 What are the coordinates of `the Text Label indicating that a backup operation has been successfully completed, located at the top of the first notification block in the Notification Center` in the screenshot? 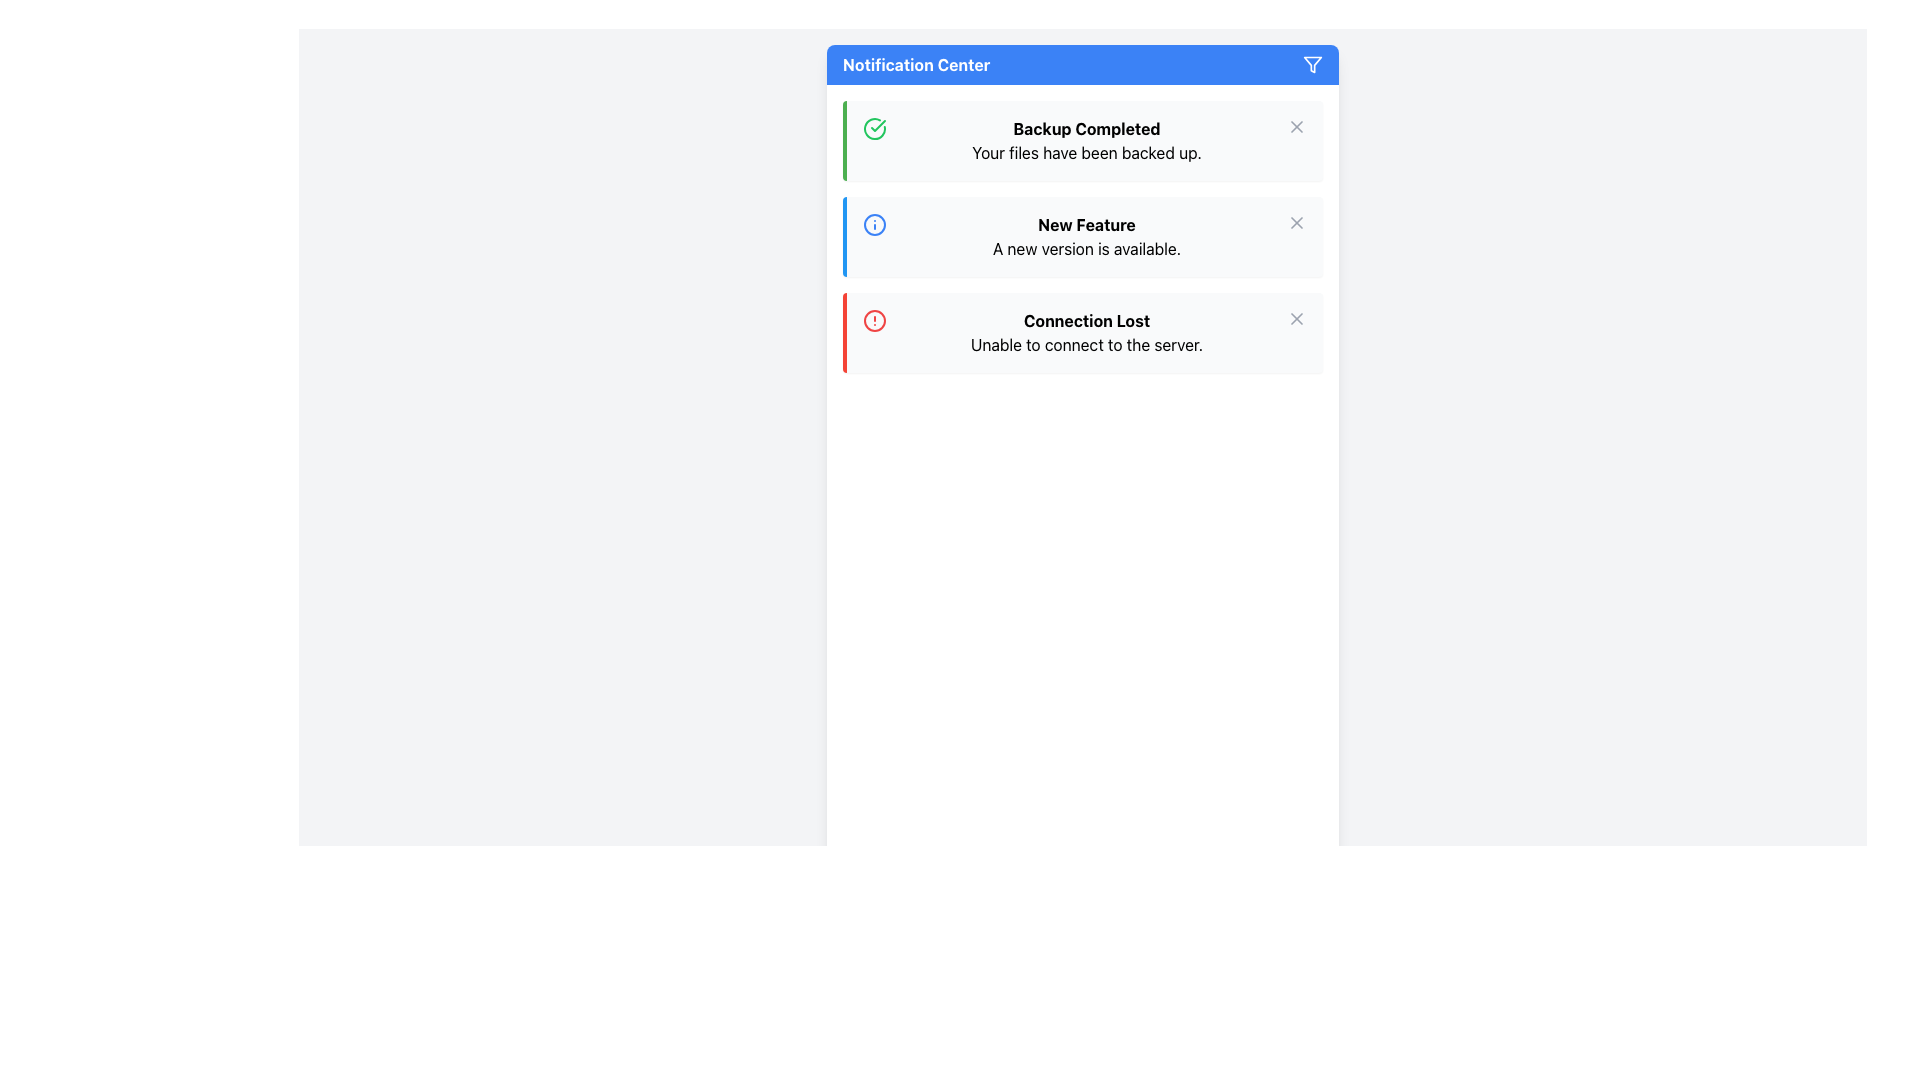 It's located at (1085, 128).